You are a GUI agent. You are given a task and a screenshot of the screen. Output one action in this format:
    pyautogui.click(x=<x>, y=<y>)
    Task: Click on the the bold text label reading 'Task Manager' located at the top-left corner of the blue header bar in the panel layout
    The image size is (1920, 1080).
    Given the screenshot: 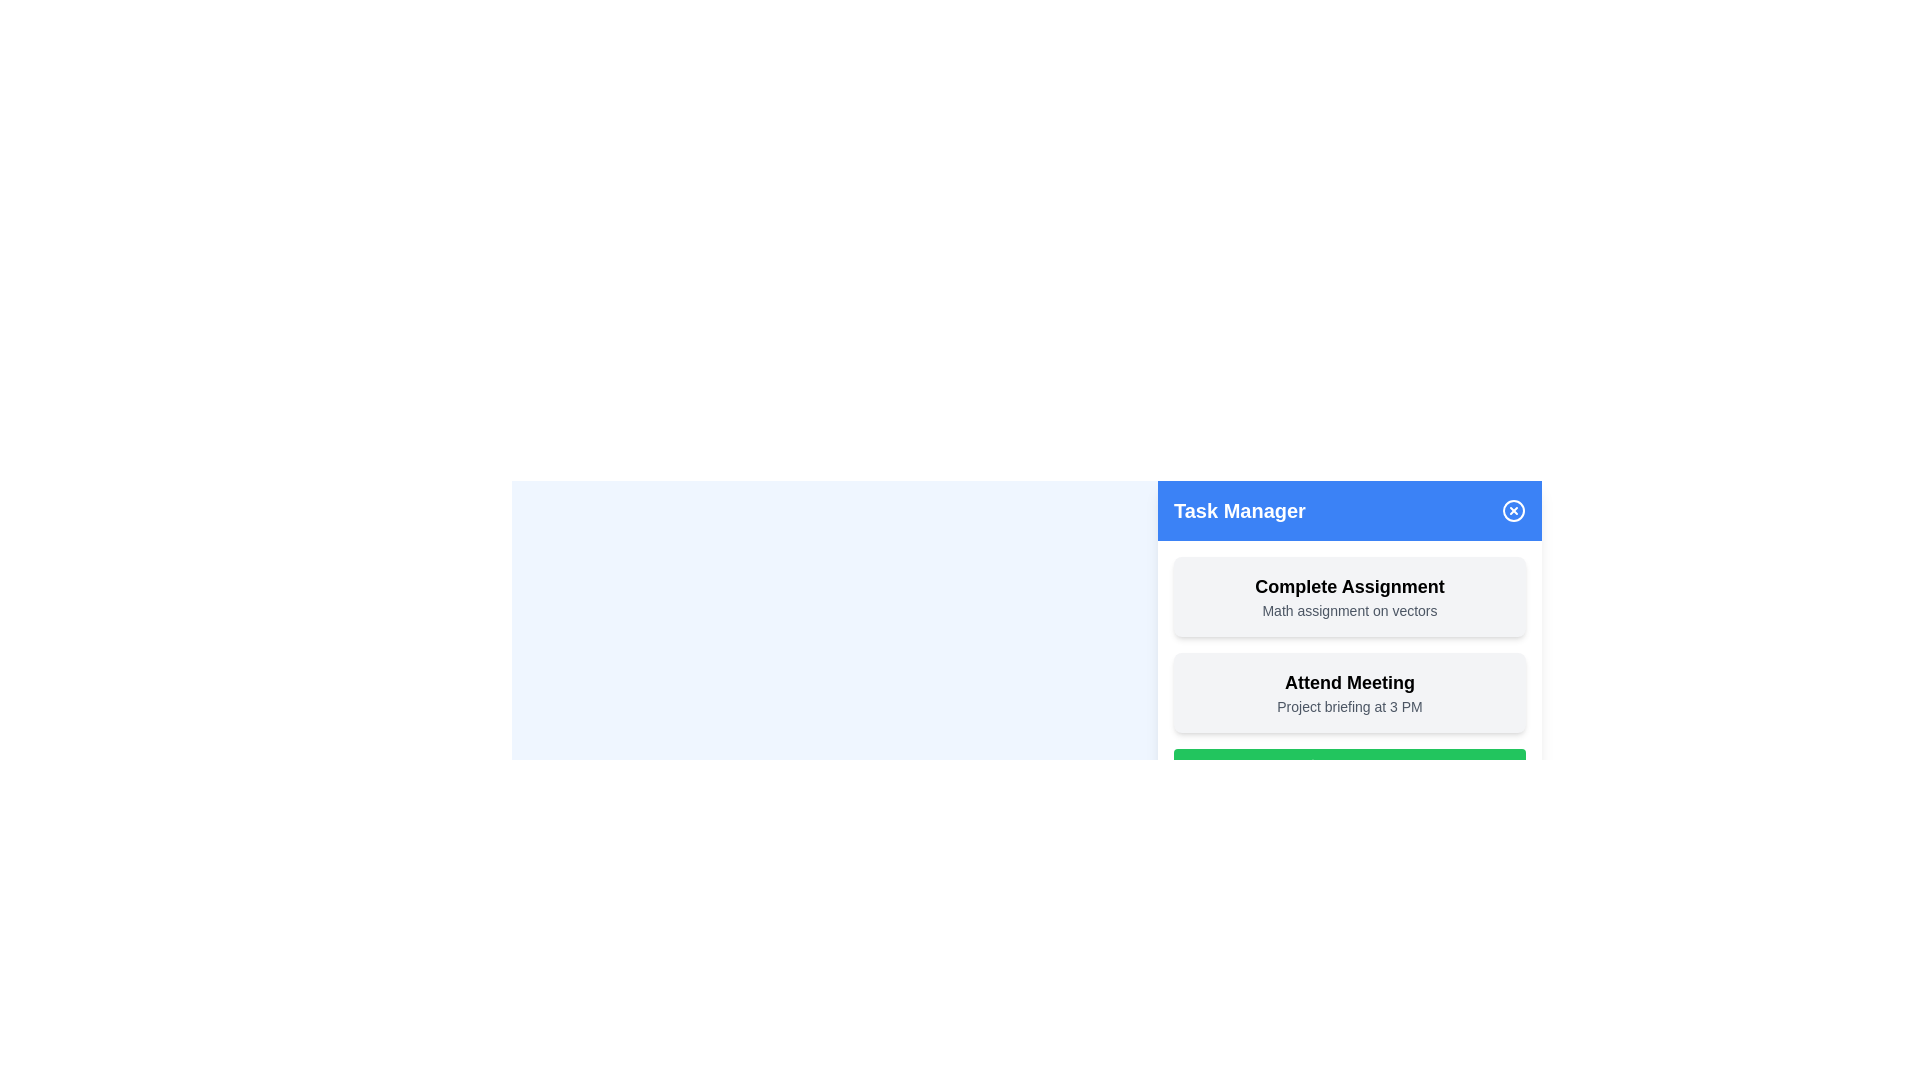 What is the action you would take?
    pyautogui.click(x=1238, y=509)
    